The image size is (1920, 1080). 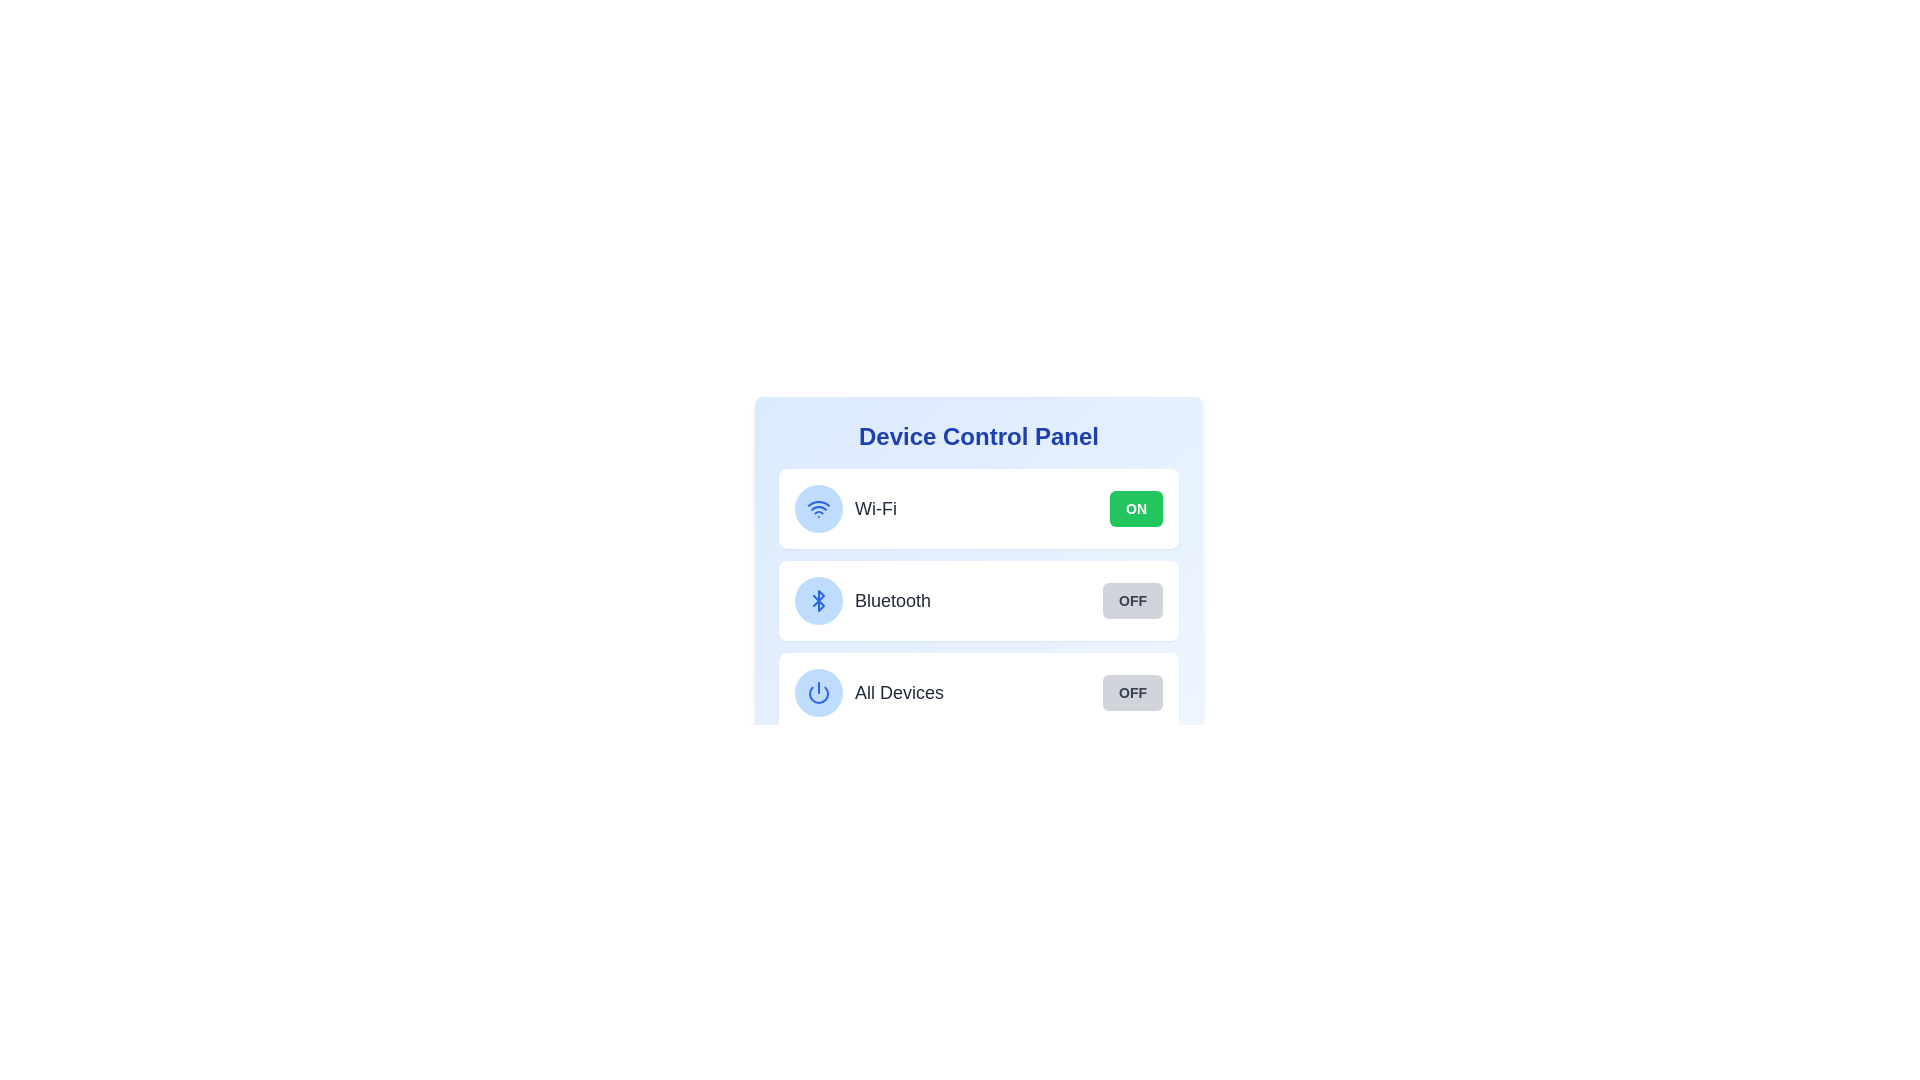 What do you see at coordinates (819, 600) in the screenshot?
I see `the Bluetooth icon located in the control panel, which is the second icon in a vertical arrangement, situated below the Wi-Fi icon and above the All Devices icon` at bounding box center [819, 600].